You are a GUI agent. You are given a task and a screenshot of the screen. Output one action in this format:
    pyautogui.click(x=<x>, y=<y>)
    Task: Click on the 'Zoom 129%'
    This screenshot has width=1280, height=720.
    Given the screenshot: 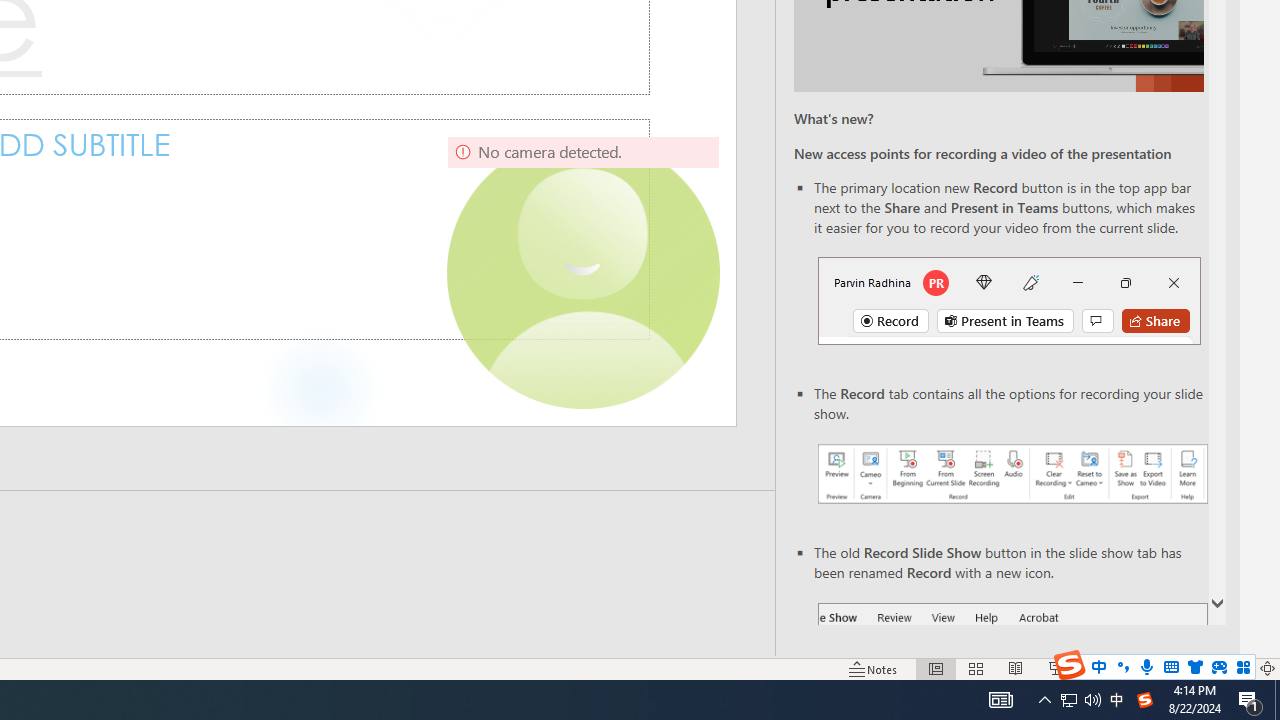 What is the action you would take?
    pyautogui.click(x=1233, y=669)
    